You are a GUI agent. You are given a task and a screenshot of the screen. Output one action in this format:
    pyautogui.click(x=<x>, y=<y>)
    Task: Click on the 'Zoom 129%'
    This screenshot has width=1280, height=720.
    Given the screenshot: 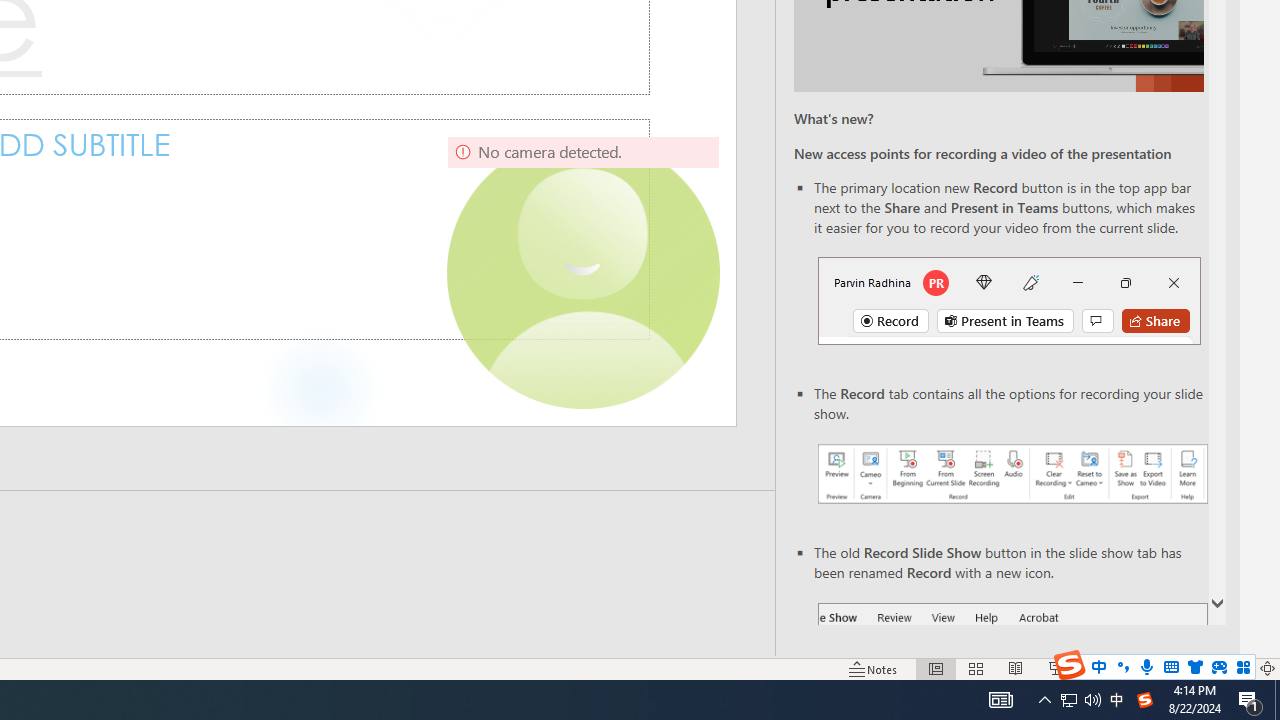 What is the action you would take?
    pyautogui.click(x=1233, y=669)
    